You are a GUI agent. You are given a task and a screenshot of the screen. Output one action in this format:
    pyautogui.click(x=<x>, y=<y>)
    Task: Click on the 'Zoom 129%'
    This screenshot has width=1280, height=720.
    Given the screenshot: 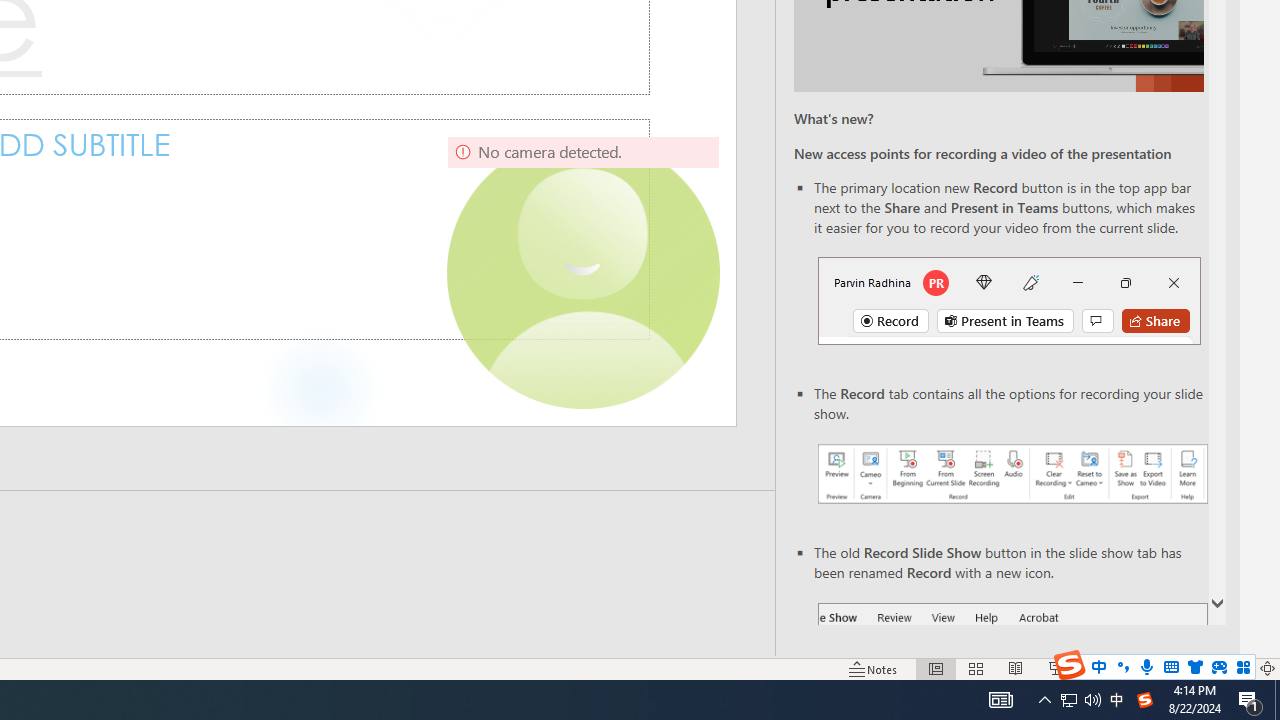 What is the action you would take?
    pyautogui.click(x=1233, y=669)
    